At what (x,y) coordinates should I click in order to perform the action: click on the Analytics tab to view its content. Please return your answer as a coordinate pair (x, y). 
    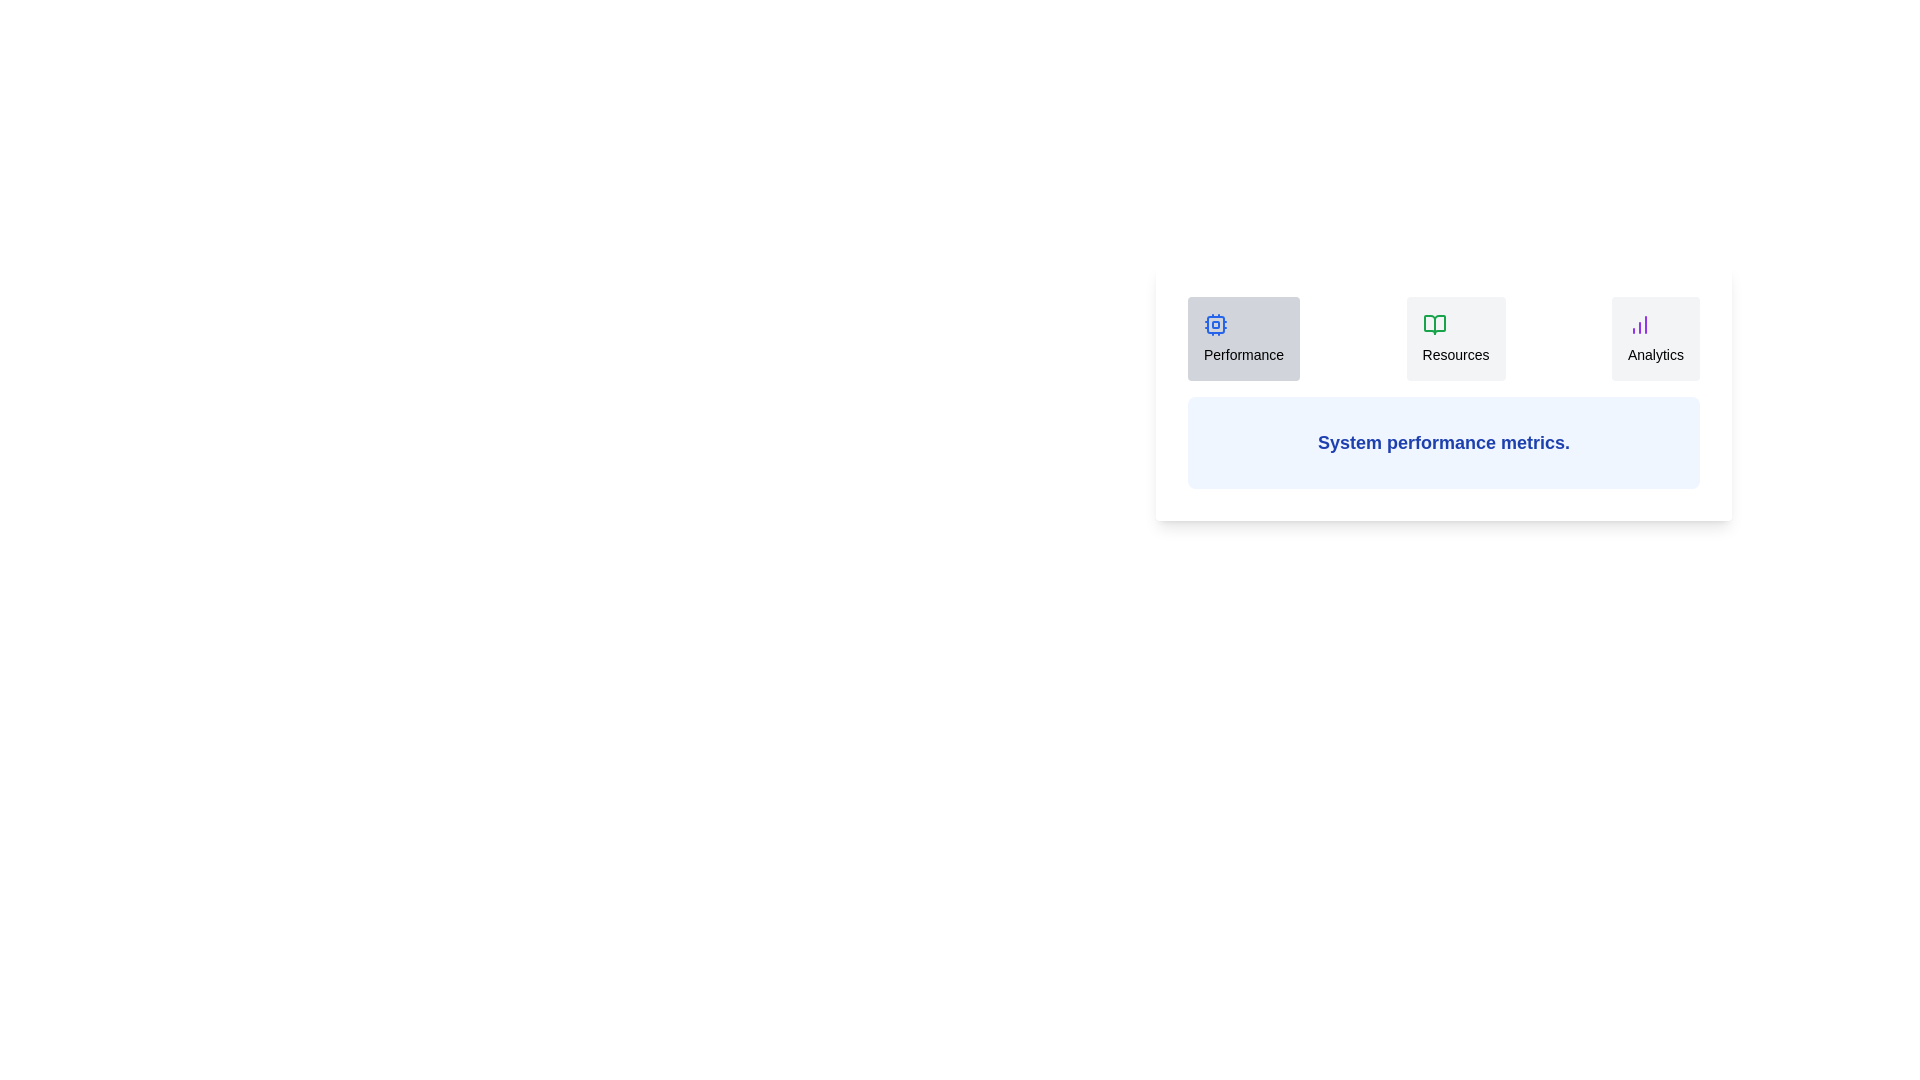
    Looking at the image, I should click on (1656, 338).